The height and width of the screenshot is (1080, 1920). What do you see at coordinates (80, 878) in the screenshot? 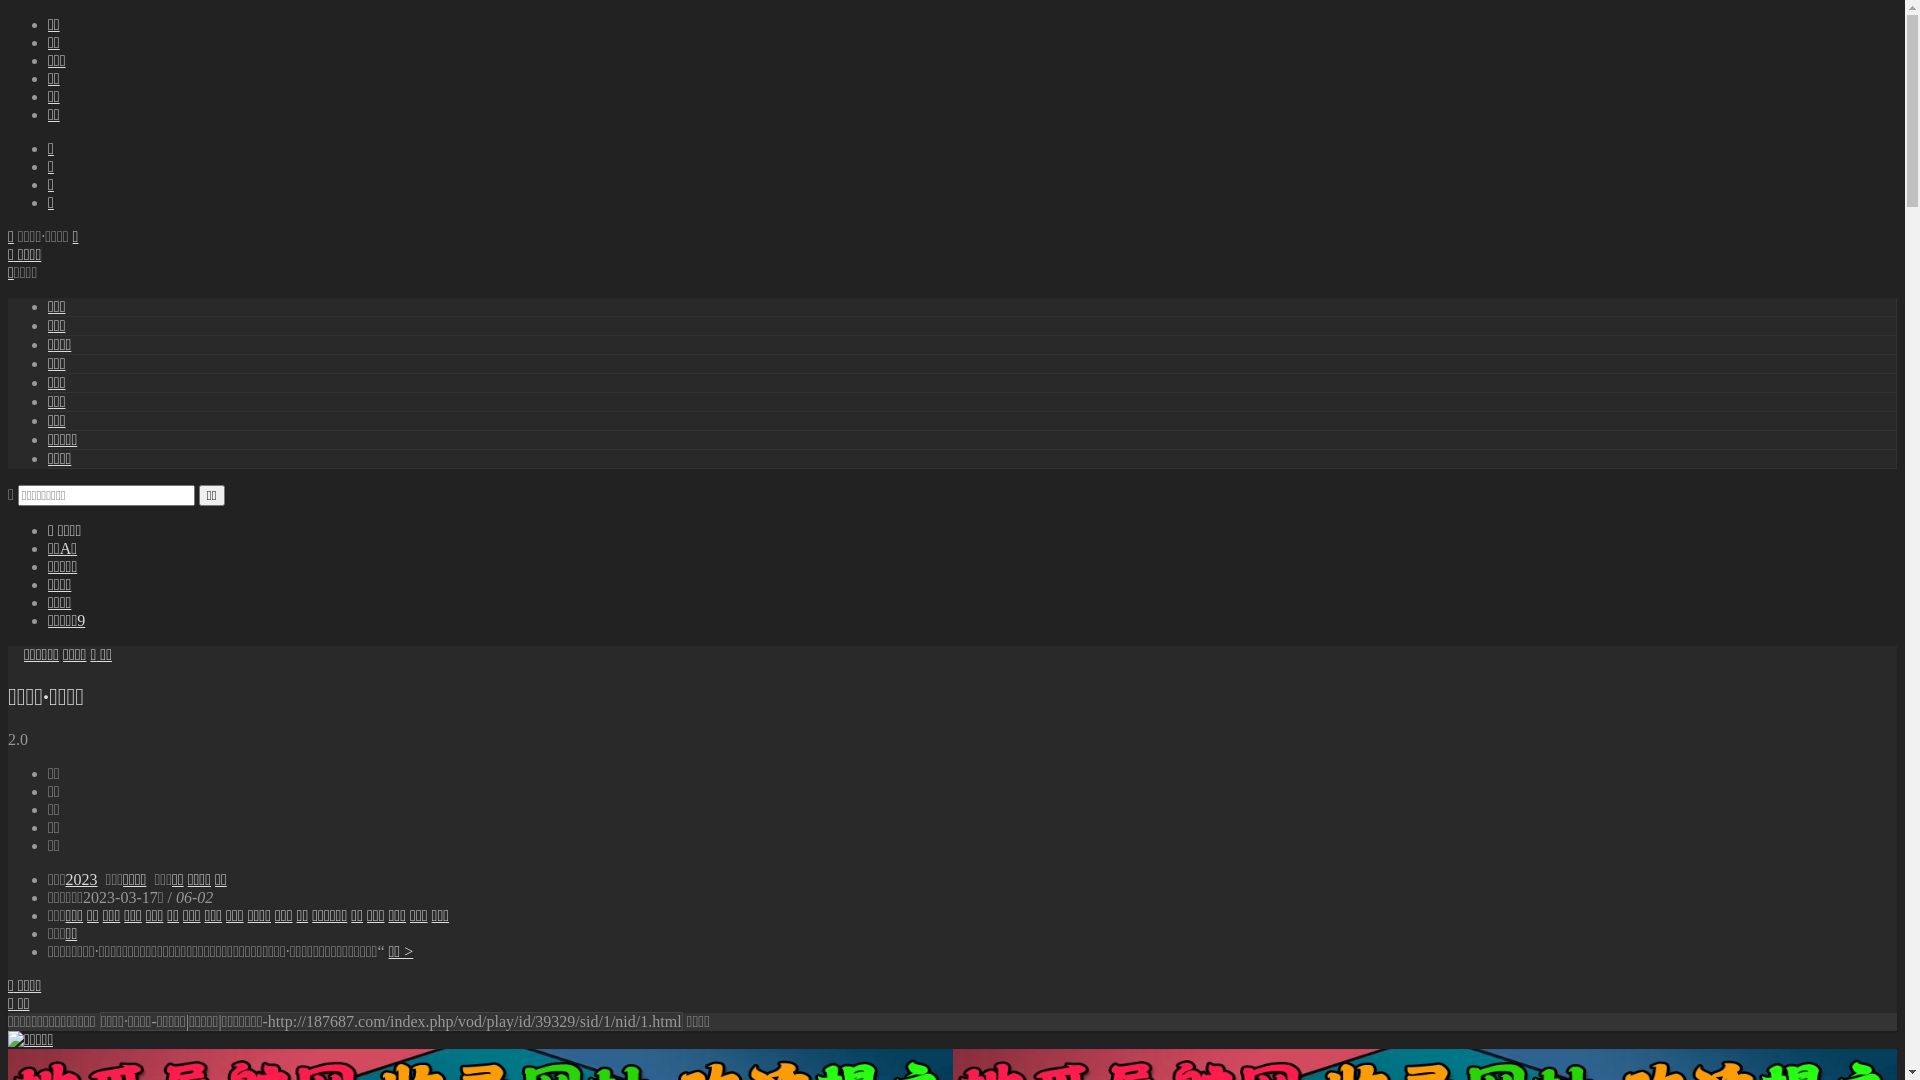
I see `'2023'` at bounding box center [80, 878].